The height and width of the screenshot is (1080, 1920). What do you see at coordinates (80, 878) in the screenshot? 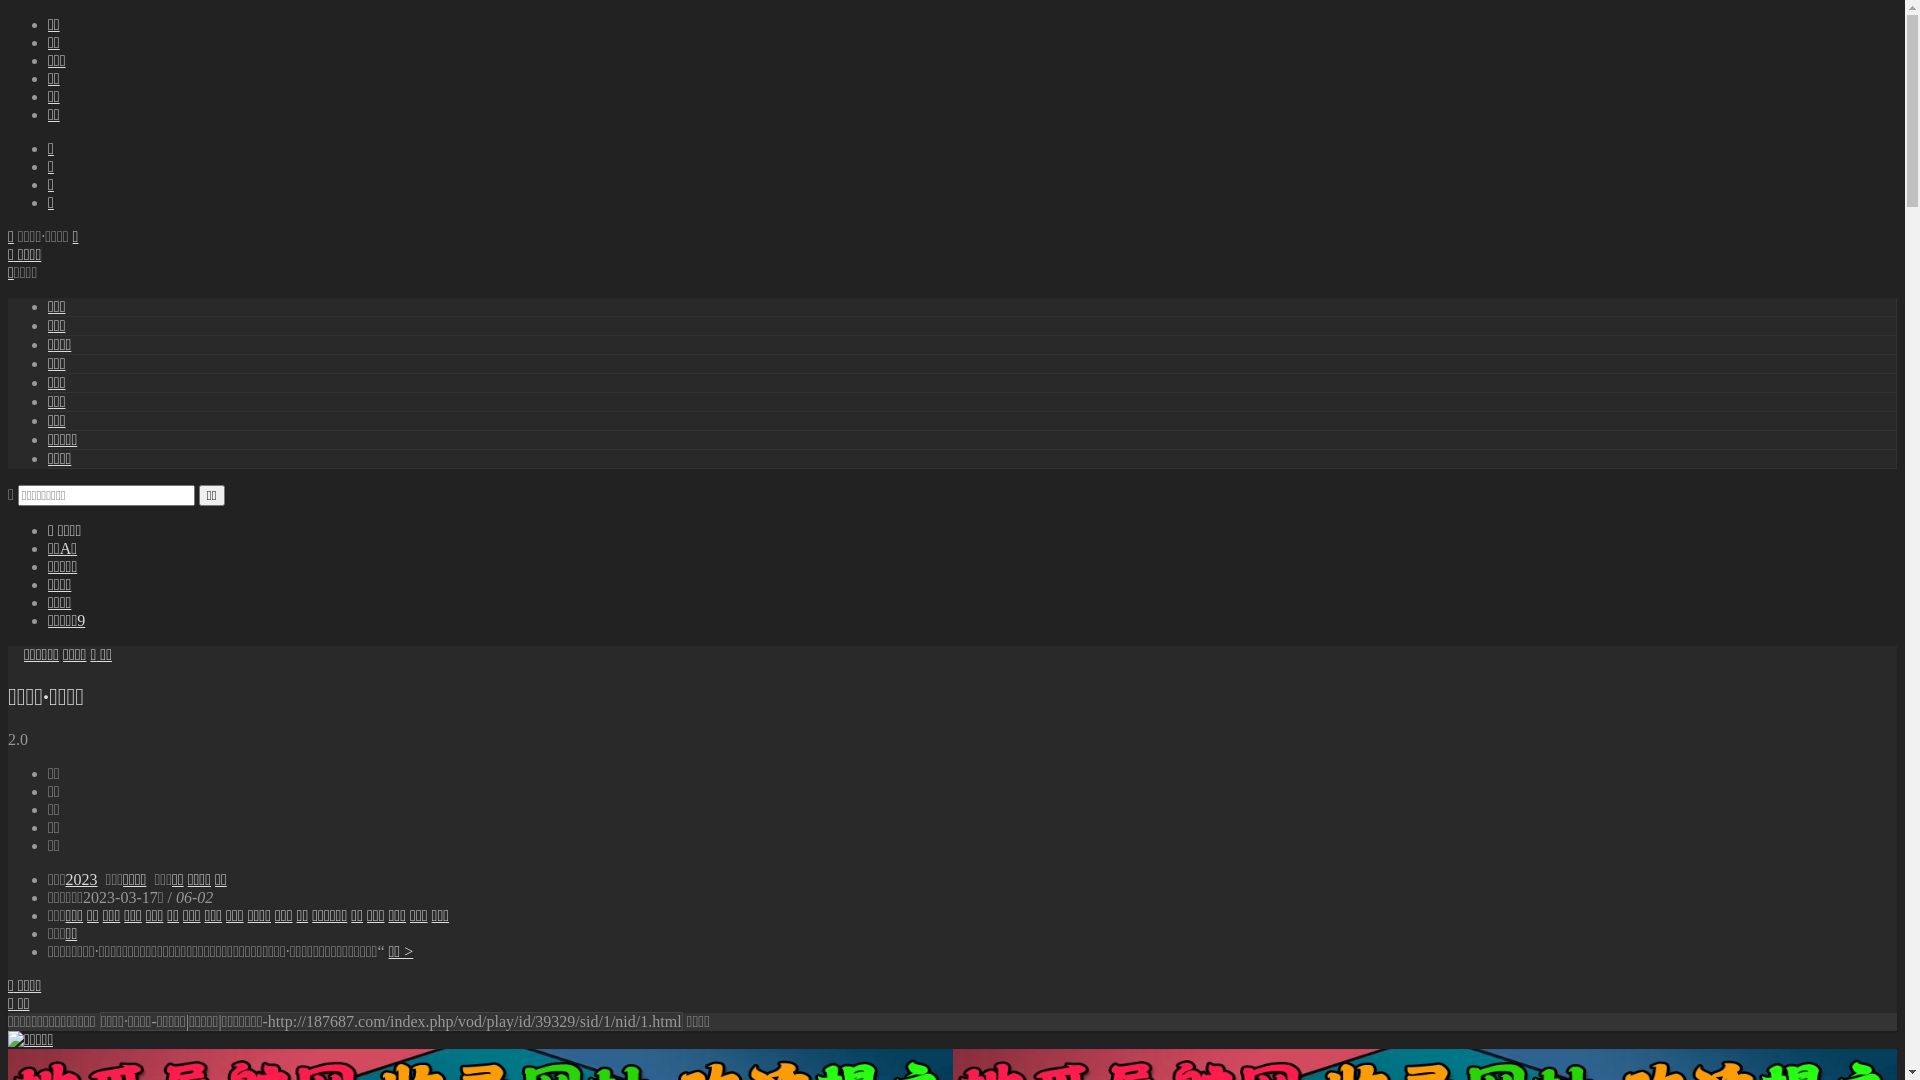
I see `'2023'` at bounding box center [80, 878].